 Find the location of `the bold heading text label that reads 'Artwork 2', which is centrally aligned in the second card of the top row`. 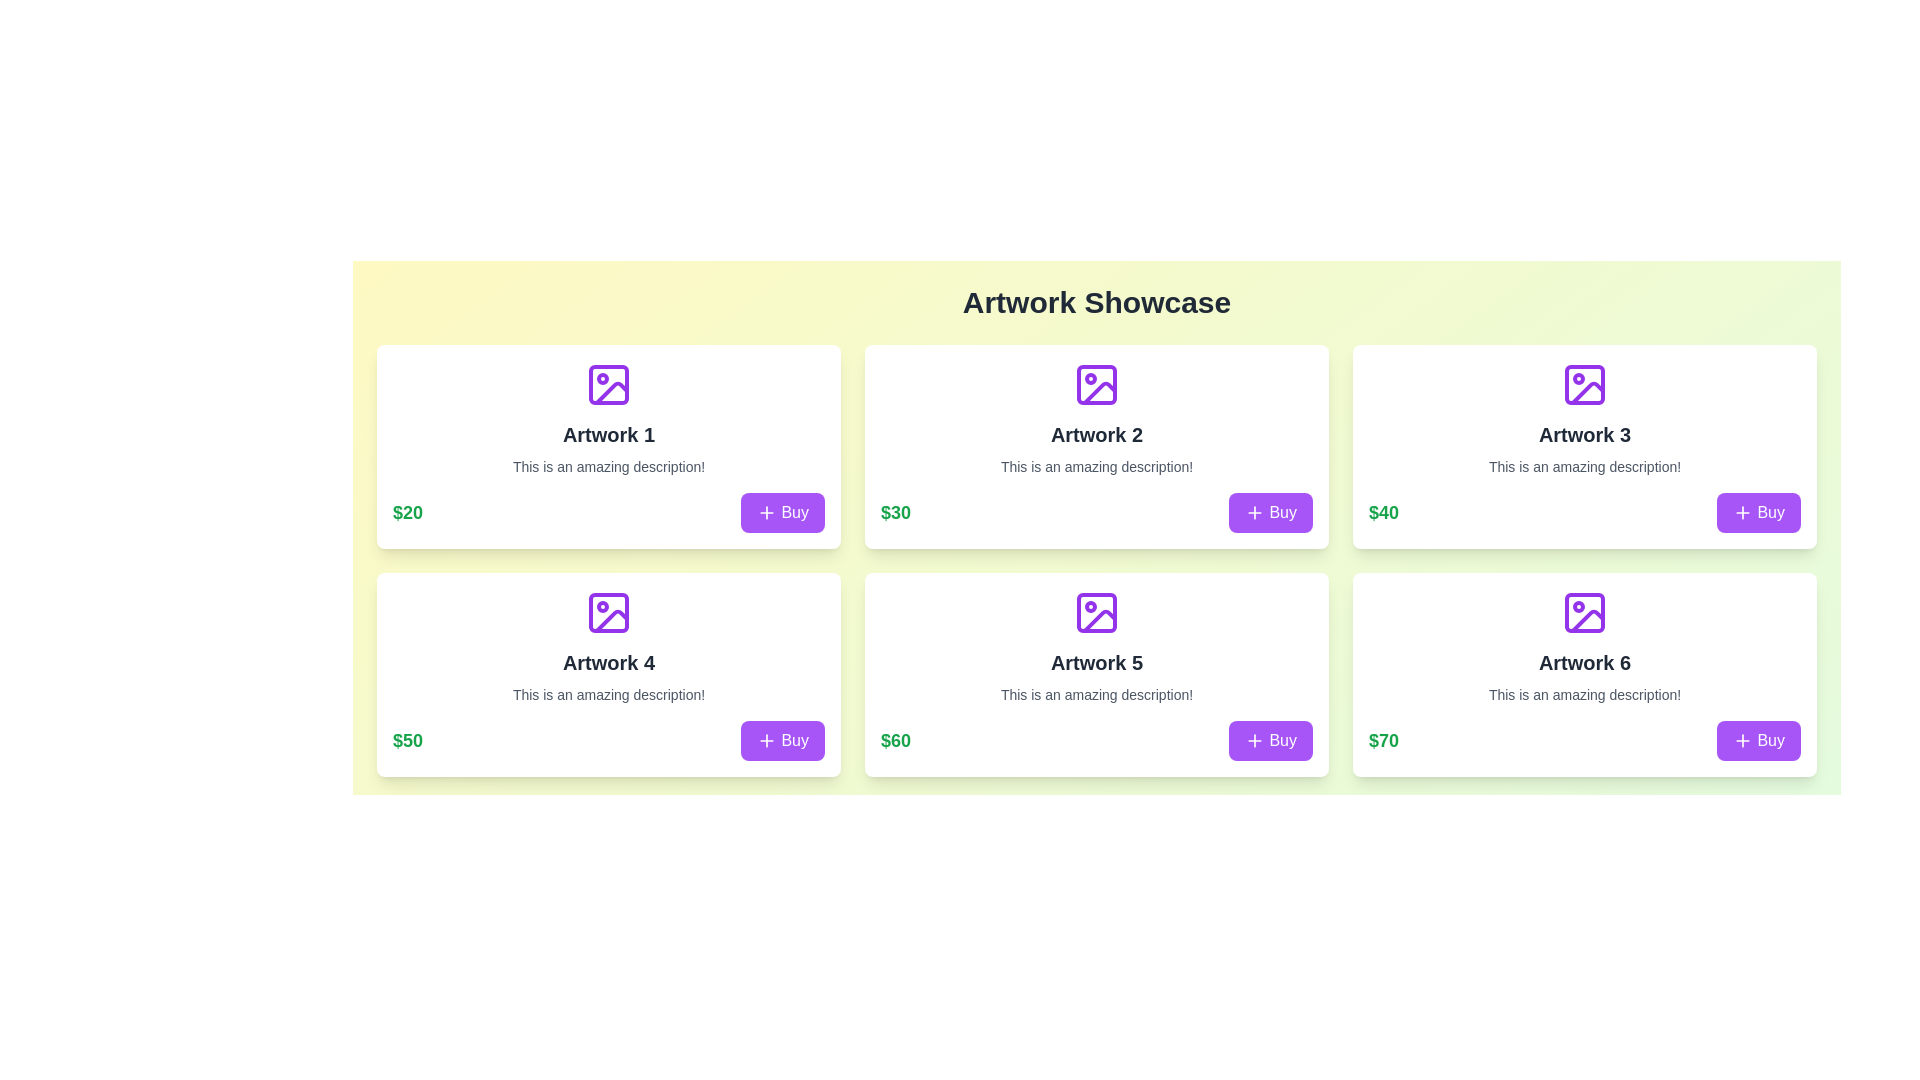

the bold heading text label that reads 'Artwork 2', which is centrally aligned in the second card of the top row is located at coordinates (1096, 434).